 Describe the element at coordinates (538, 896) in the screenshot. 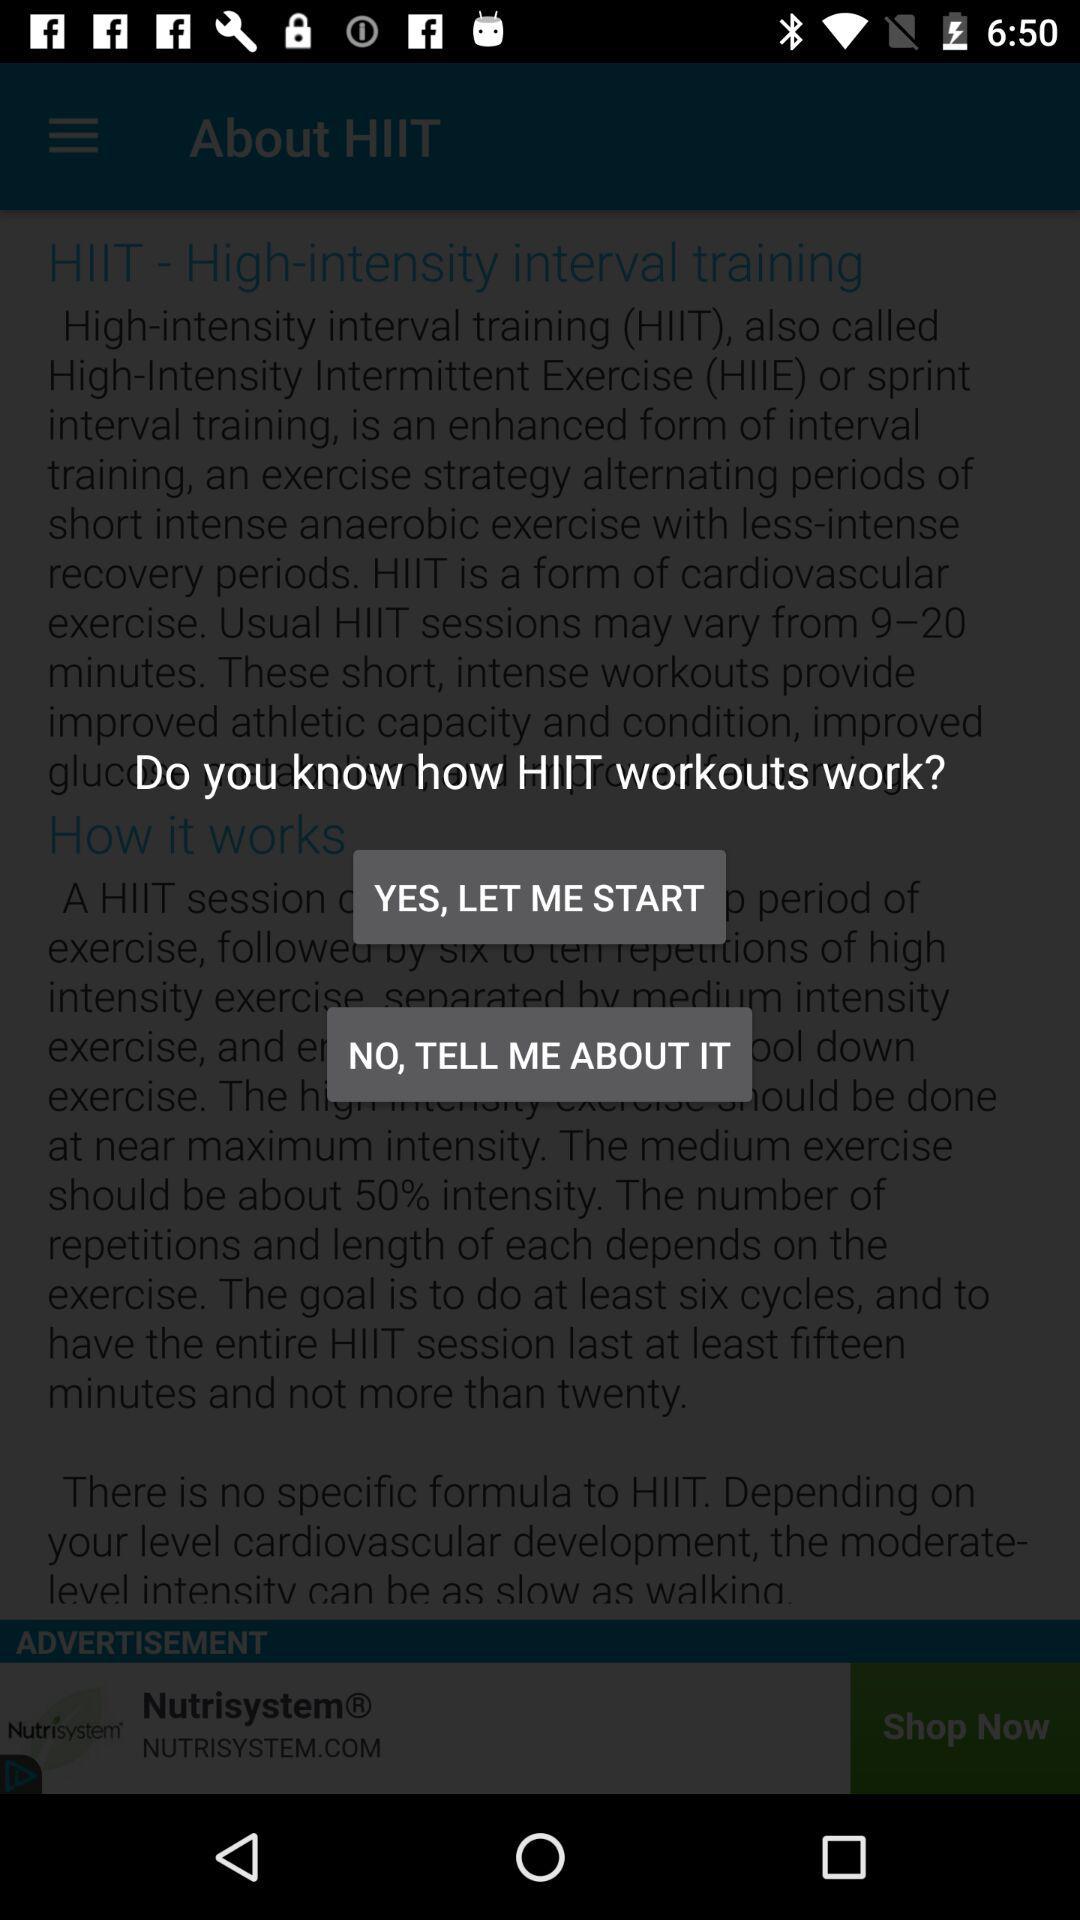

I see `the icon below the do you know item` at that location.